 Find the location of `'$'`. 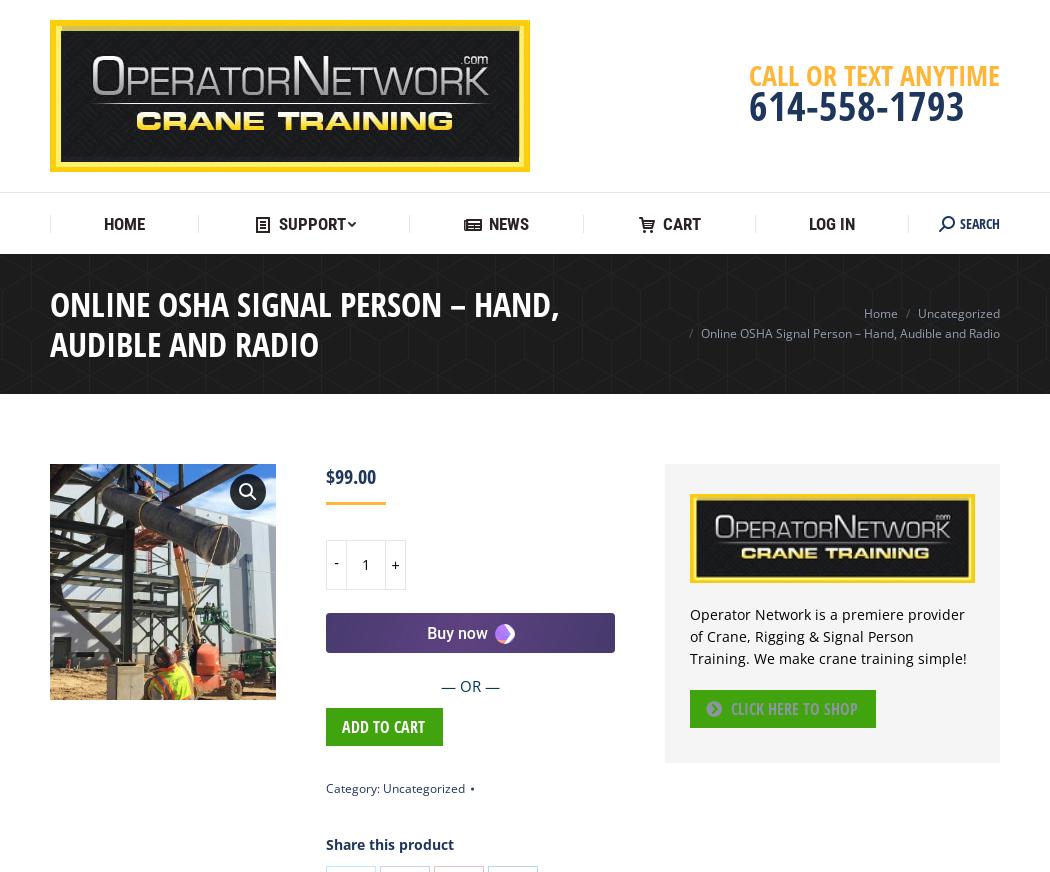

'$' is located at coordinates (330, 475).